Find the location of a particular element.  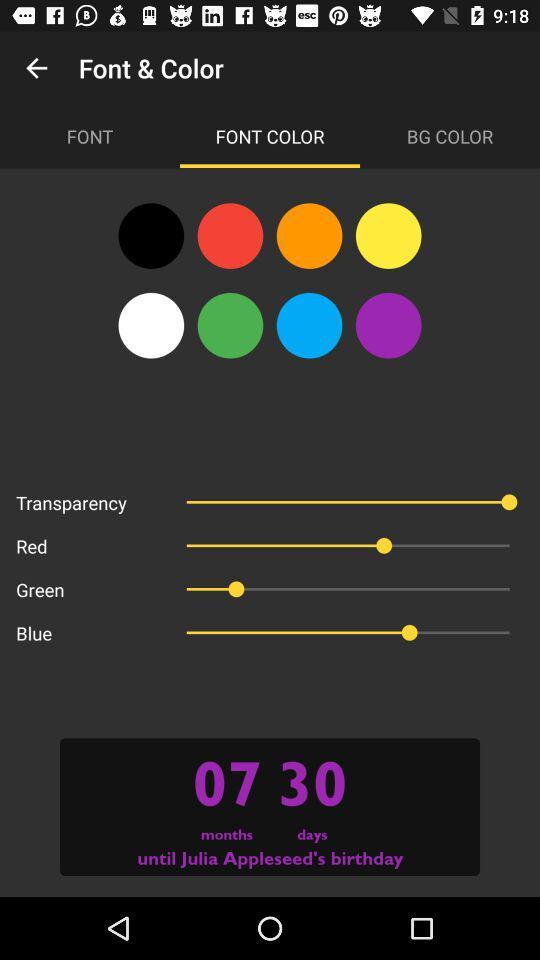

the avatar icon is located at coordinates (150, 325).